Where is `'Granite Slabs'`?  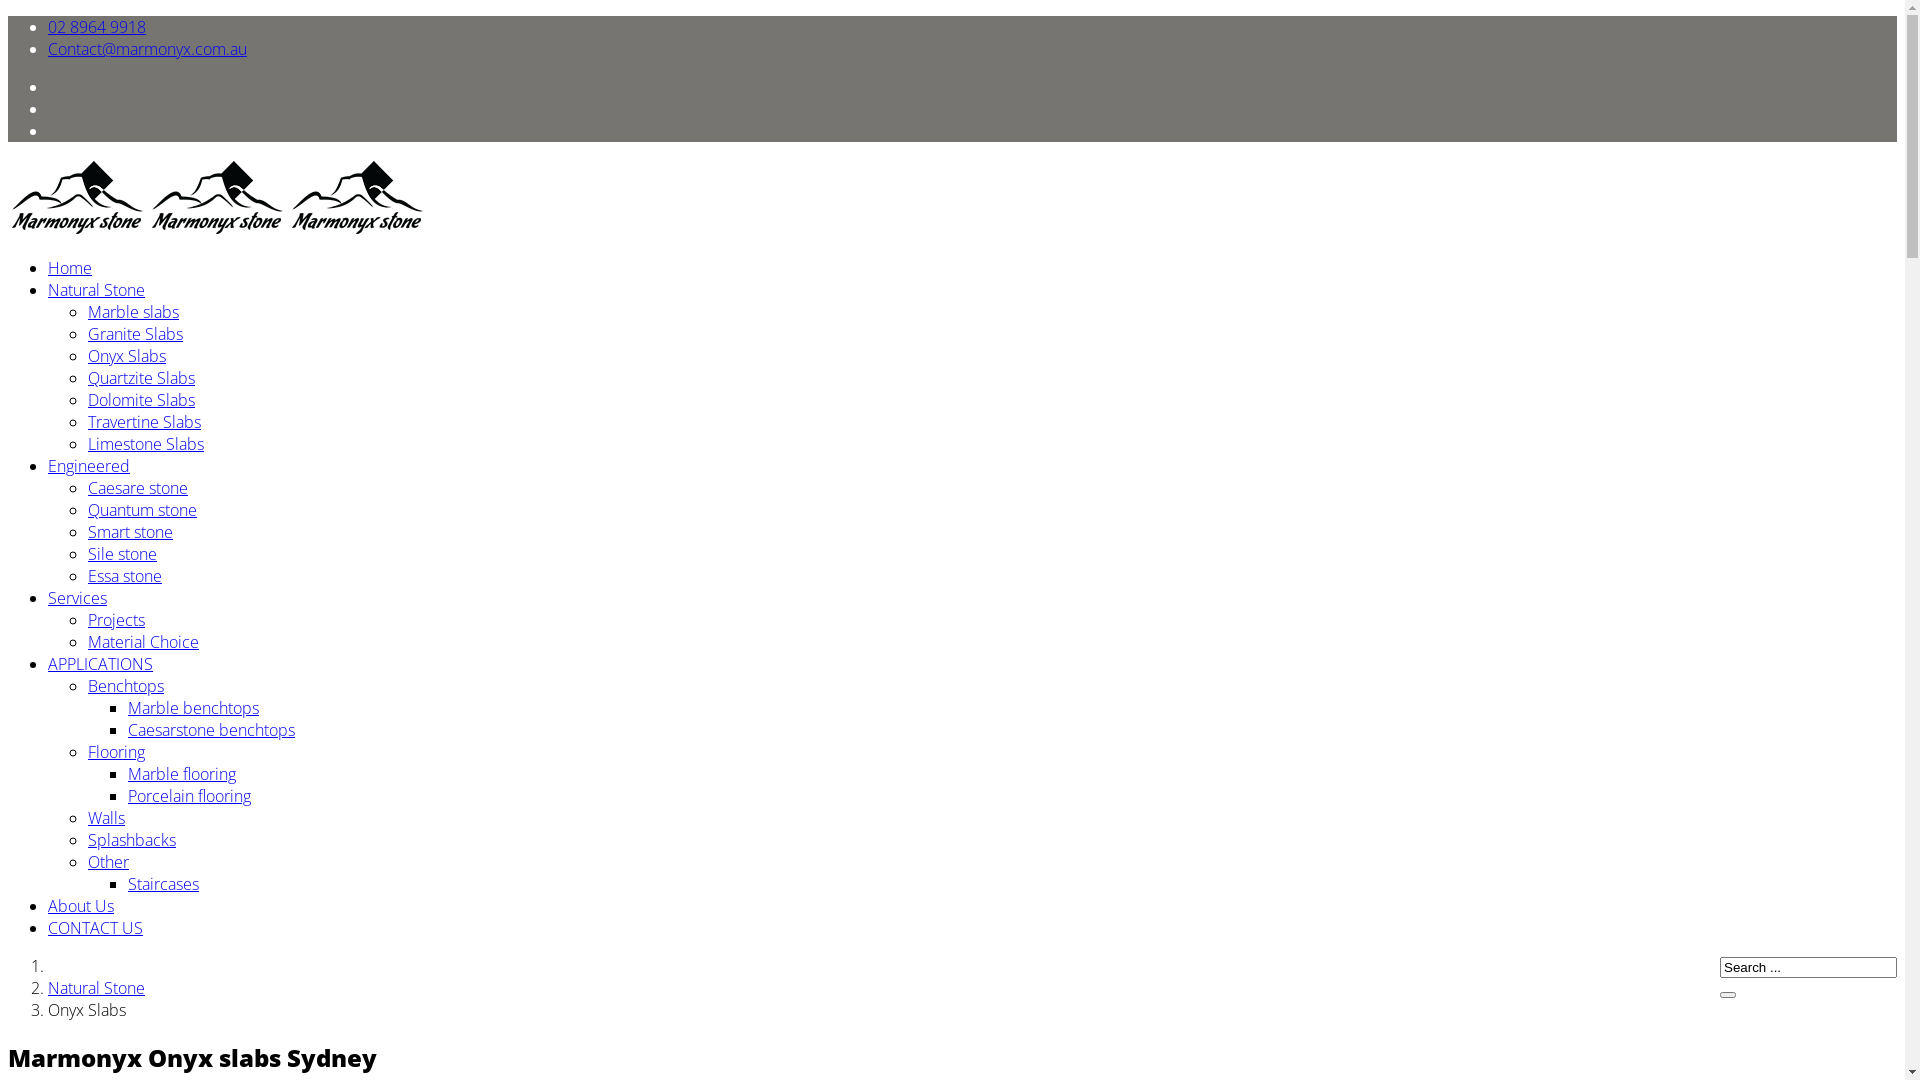
'Granite Slabs' is located at coordinates (134, 333).